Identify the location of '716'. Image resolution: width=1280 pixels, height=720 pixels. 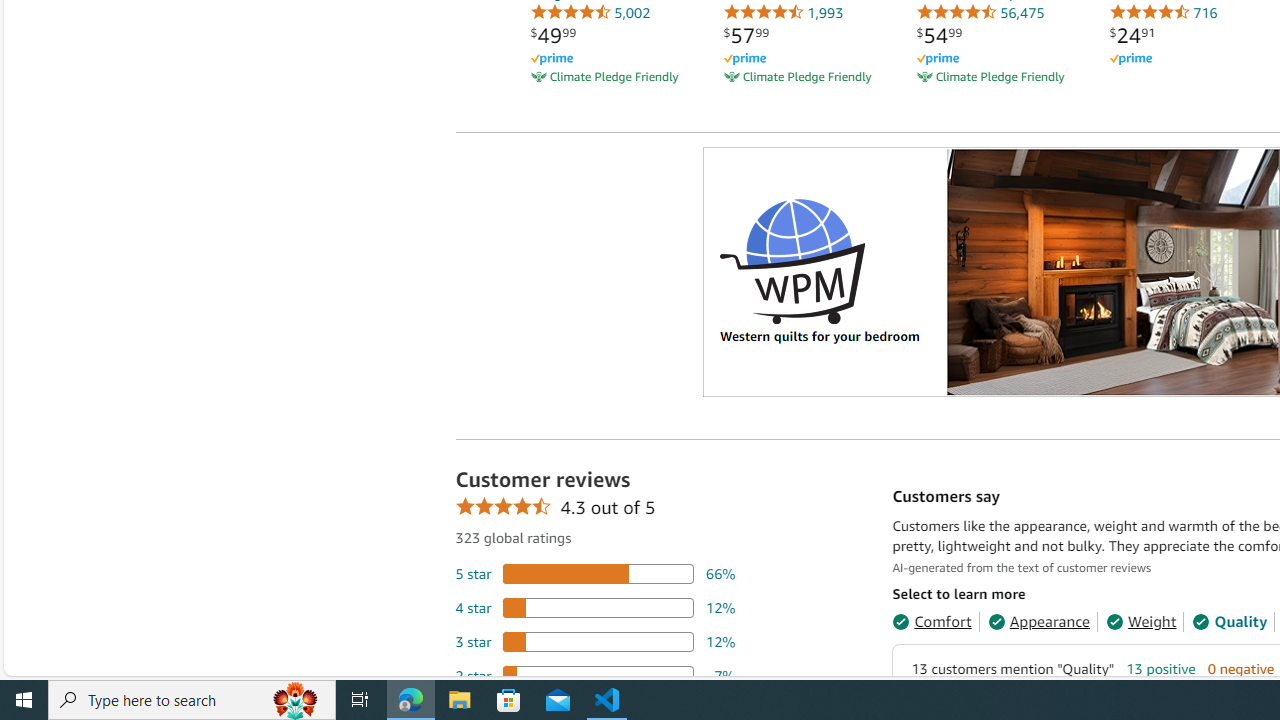
(1163, 12).